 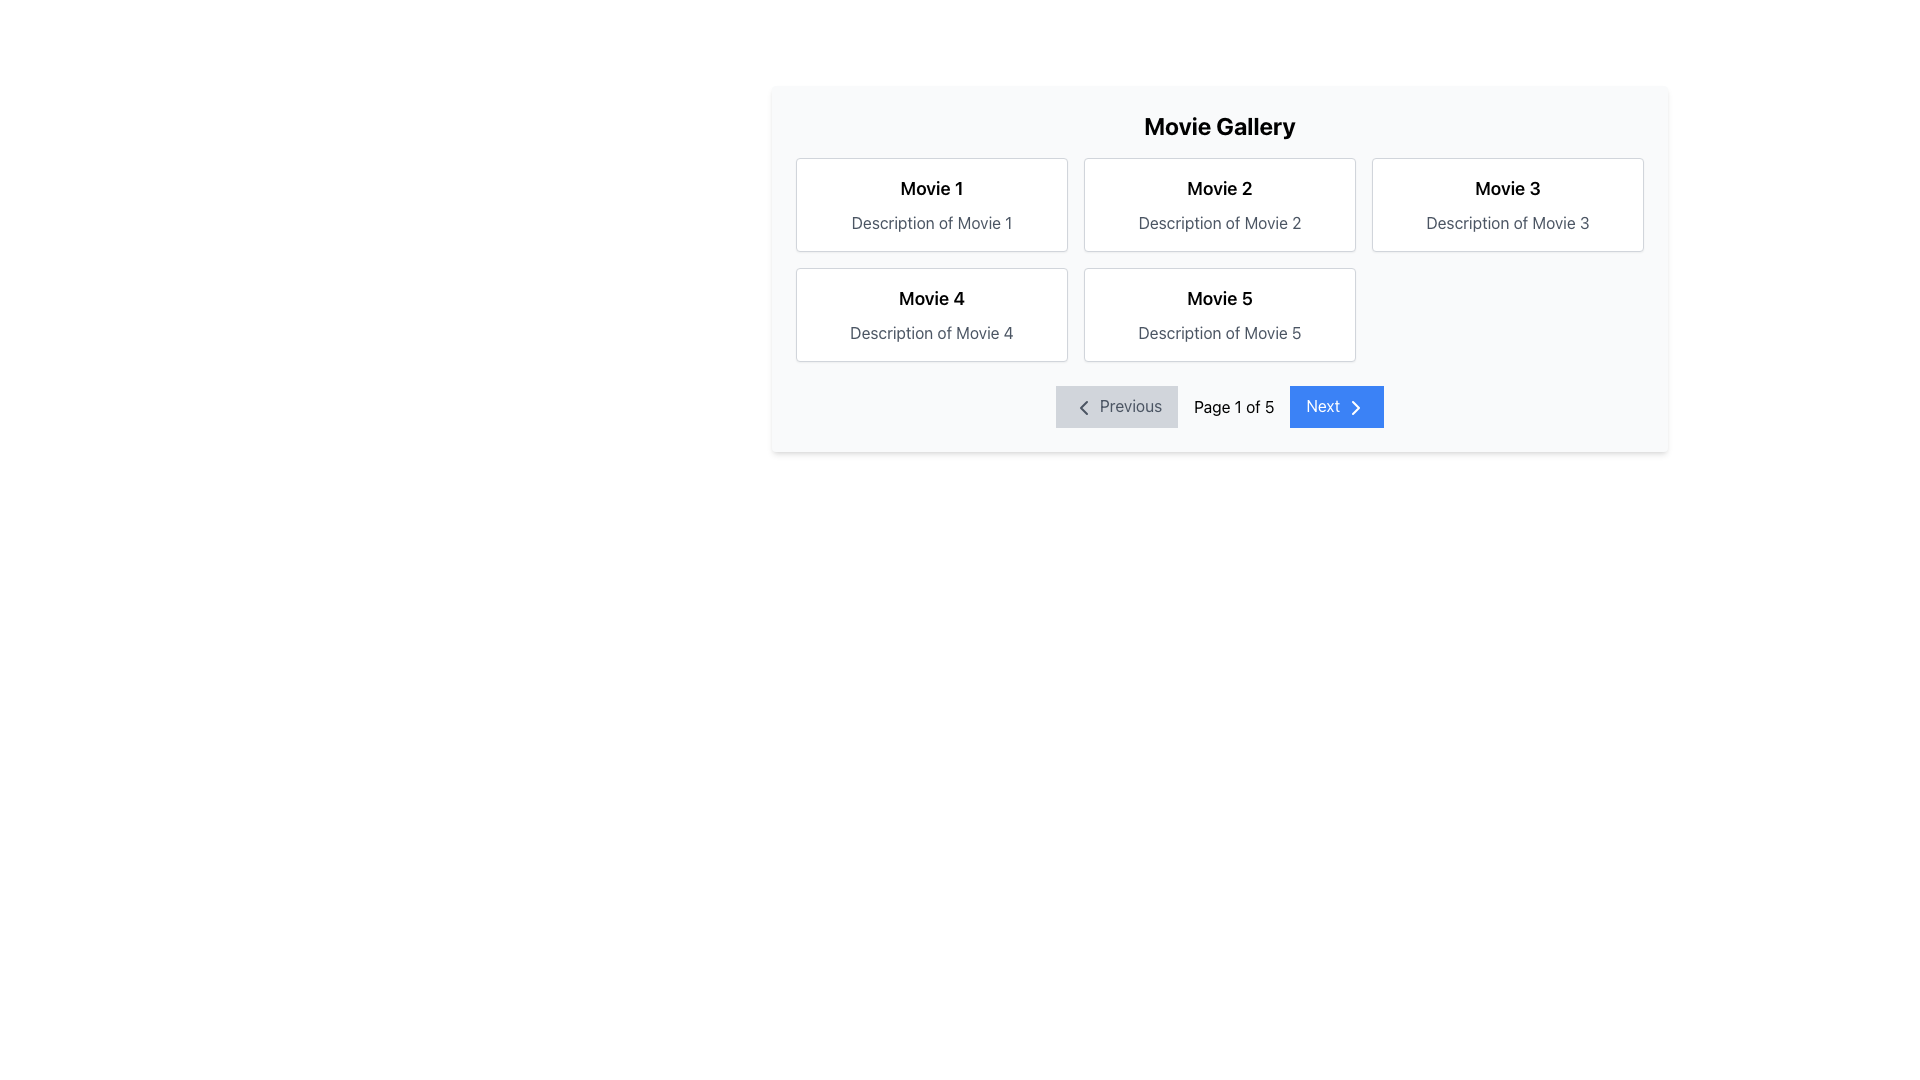 I want to click on the Text Label that serves as the title or name of a movie entry located on the right-hand side of the second row in a grid-style layout, positioned above the text 'Description of Movie 5', so click(x=1218, y=299).